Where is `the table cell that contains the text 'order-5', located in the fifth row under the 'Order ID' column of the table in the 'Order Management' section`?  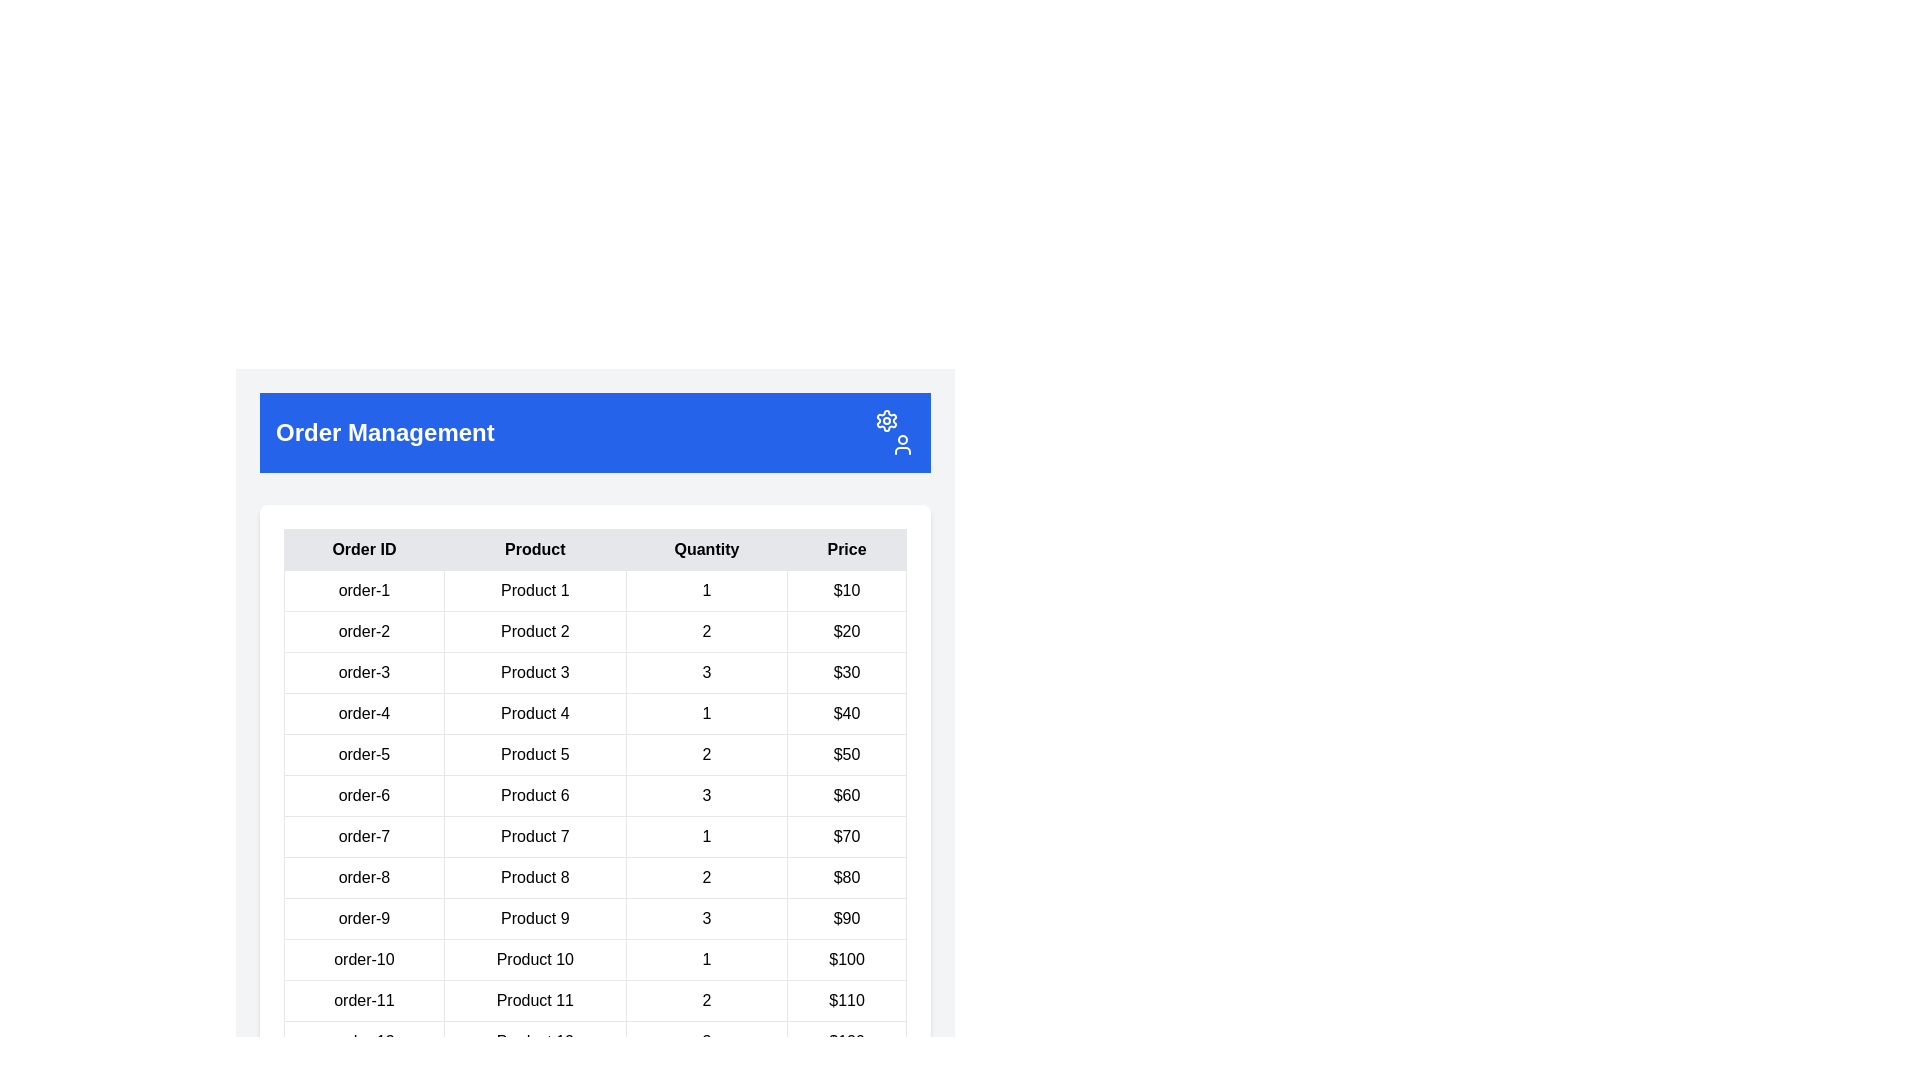
the table cell that contains the text 'order-5', located in the fifth row under the 'Order ID' column of the table in the 'Order Management' section is located at coordinates (364, 755).